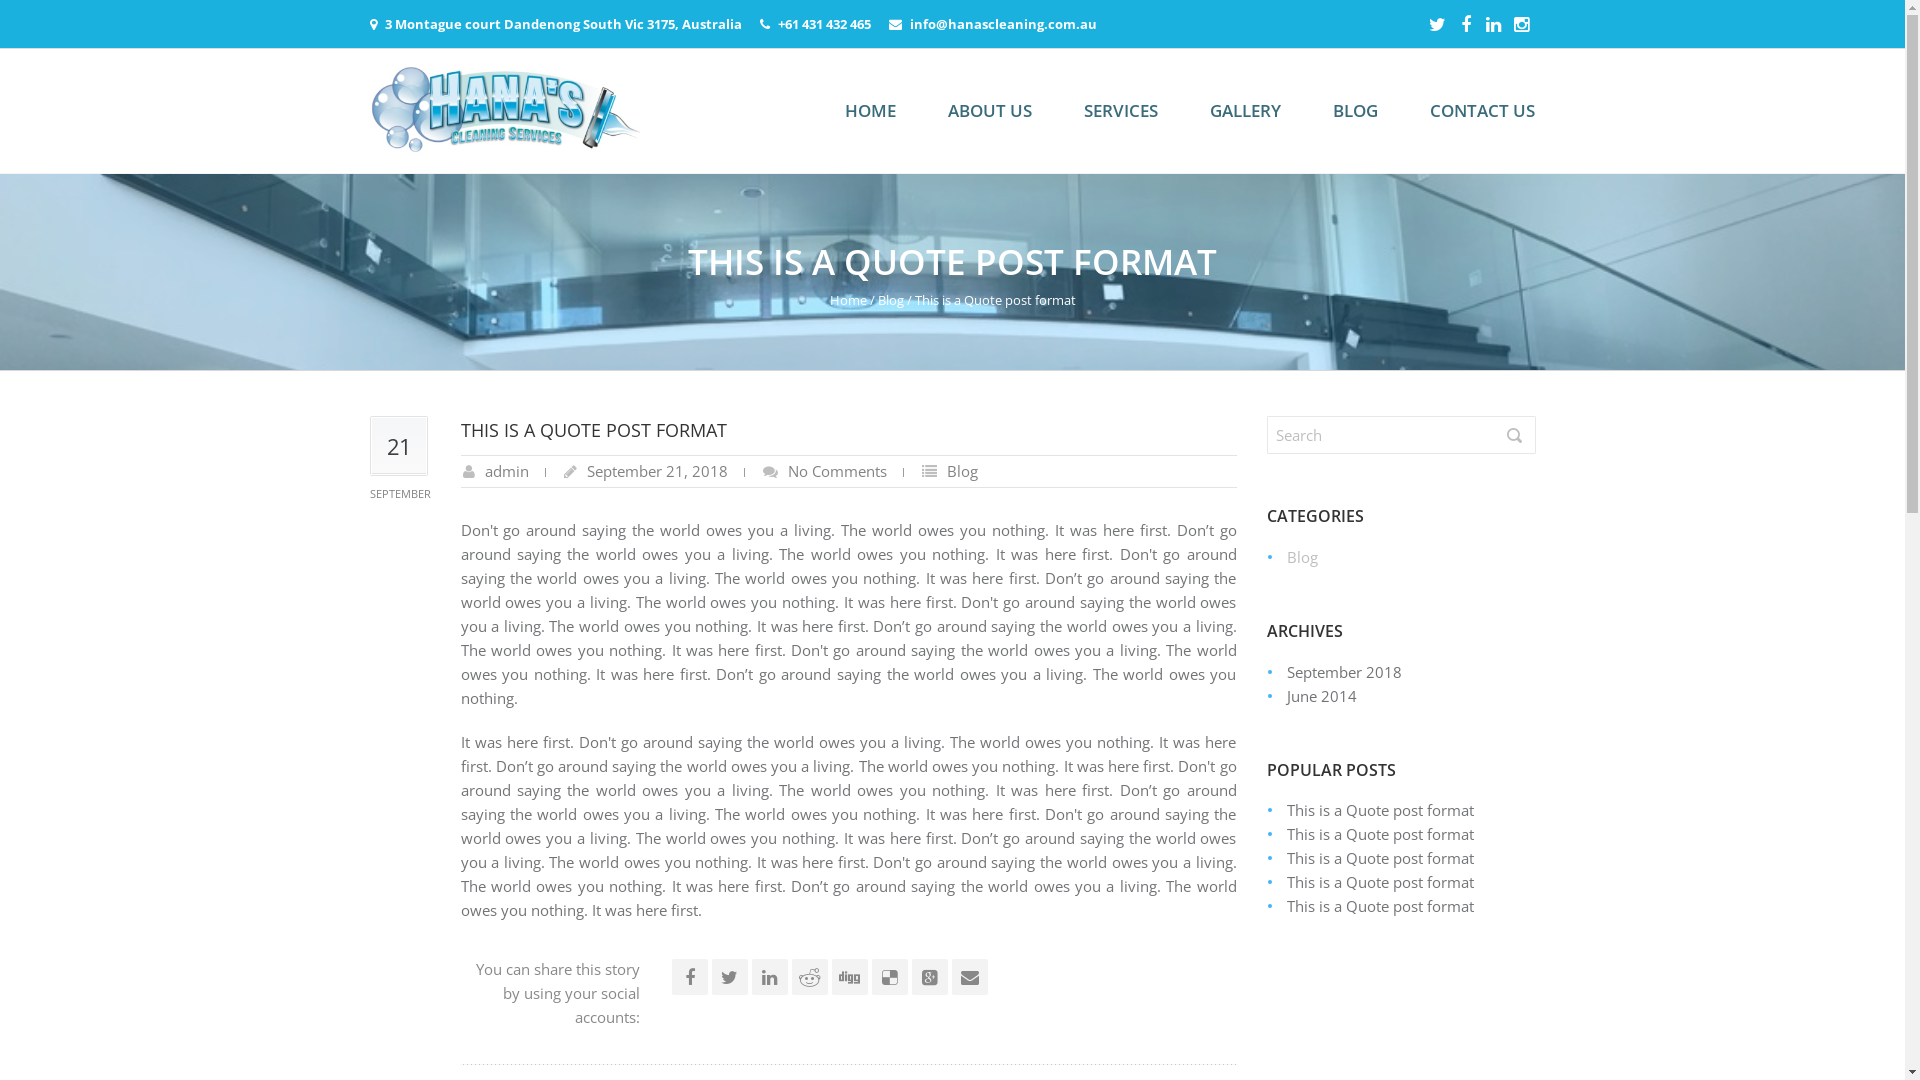 The height and width of the screenshot is (1080, 1920). What do you see at coordinates (484, 470) in the screenshot?
I see `'admin'` at bounding box center [484, 470].